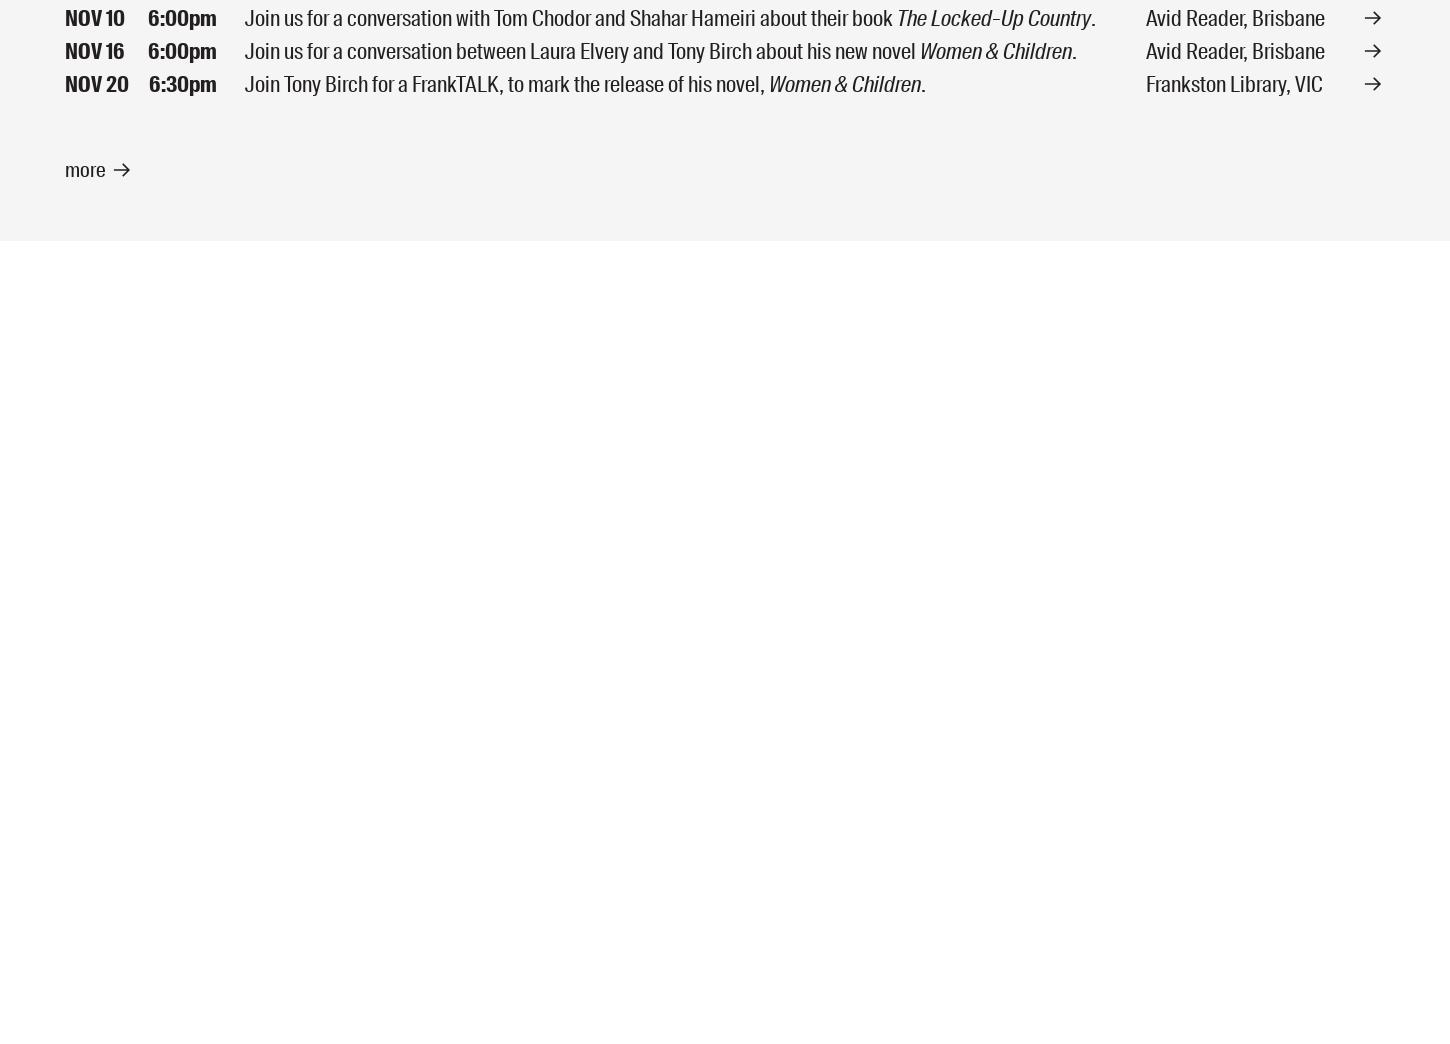  What do you see at coordinates (1234, 83) in the screenshot?
I see `'Frankston Library, VIC'` at bounding box center [1234, 83].